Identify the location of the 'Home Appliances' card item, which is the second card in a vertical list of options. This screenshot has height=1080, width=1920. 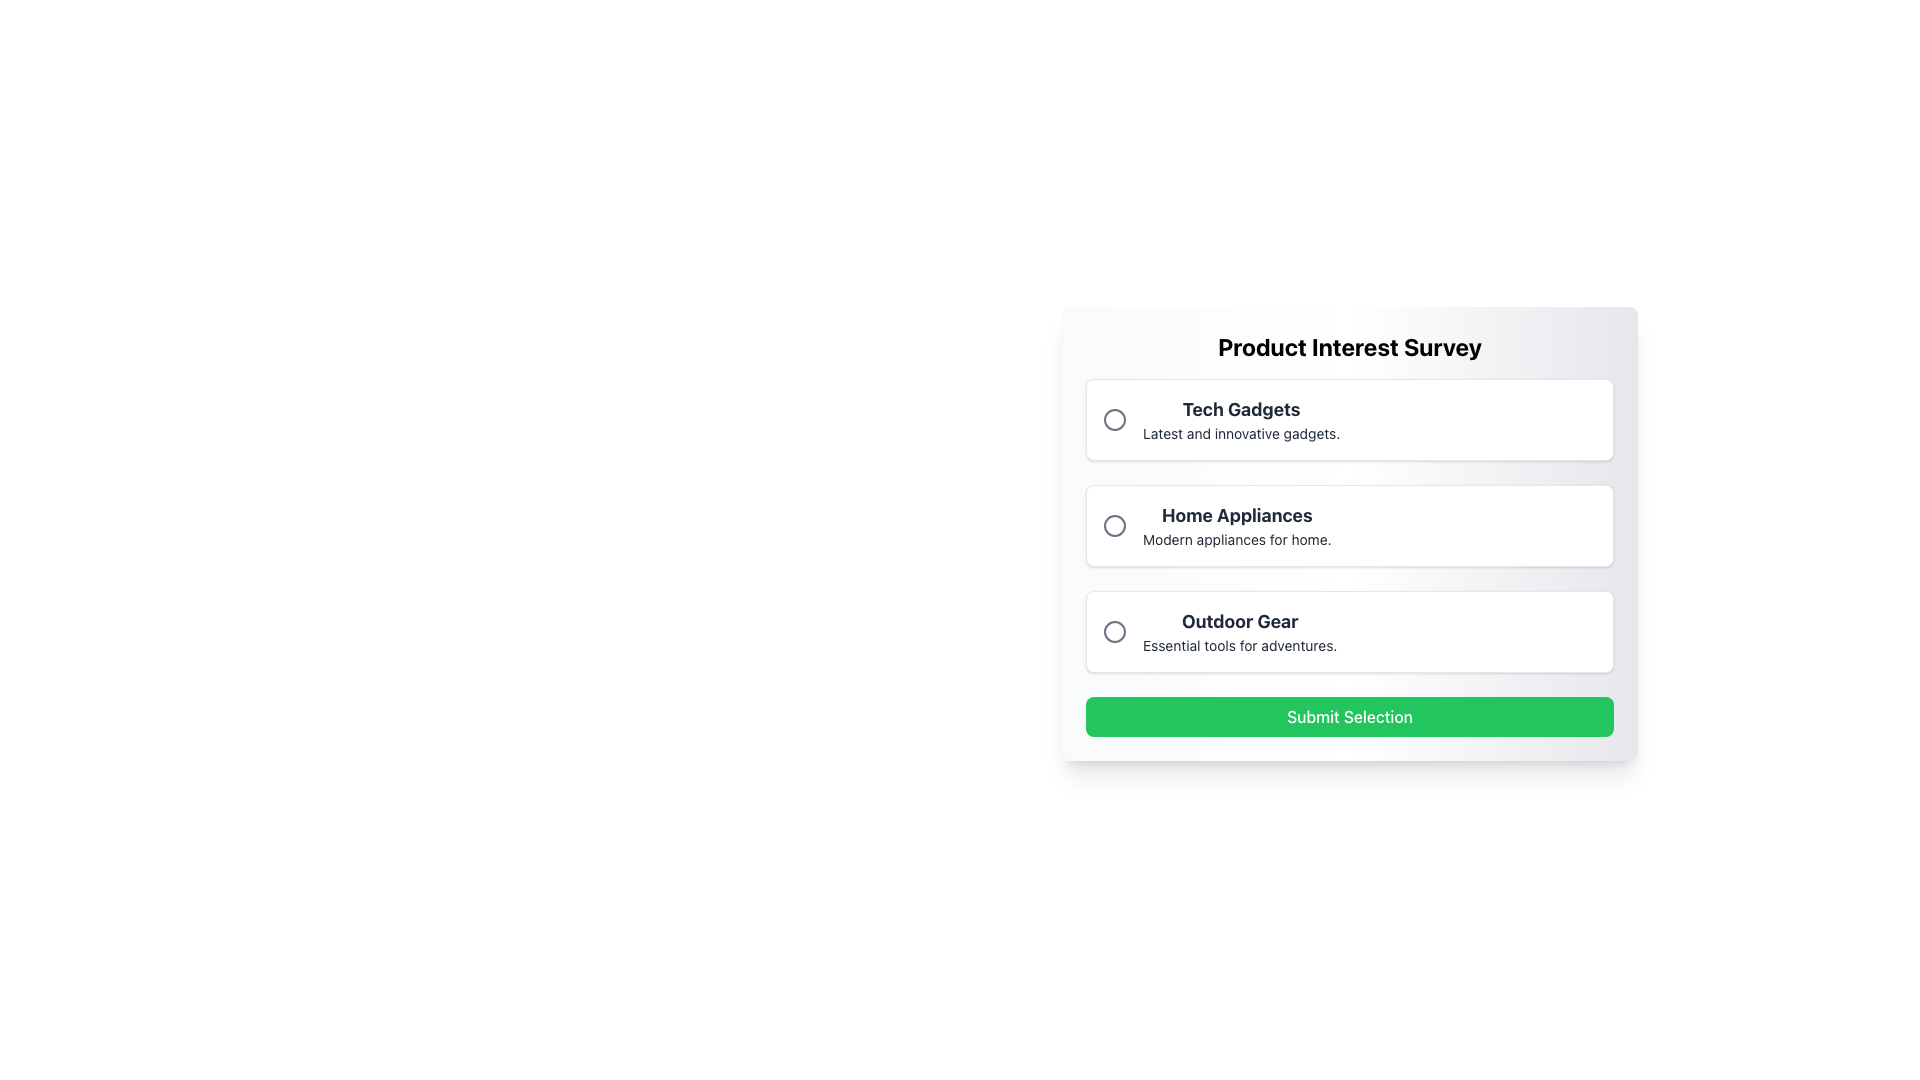
(1349, 524).